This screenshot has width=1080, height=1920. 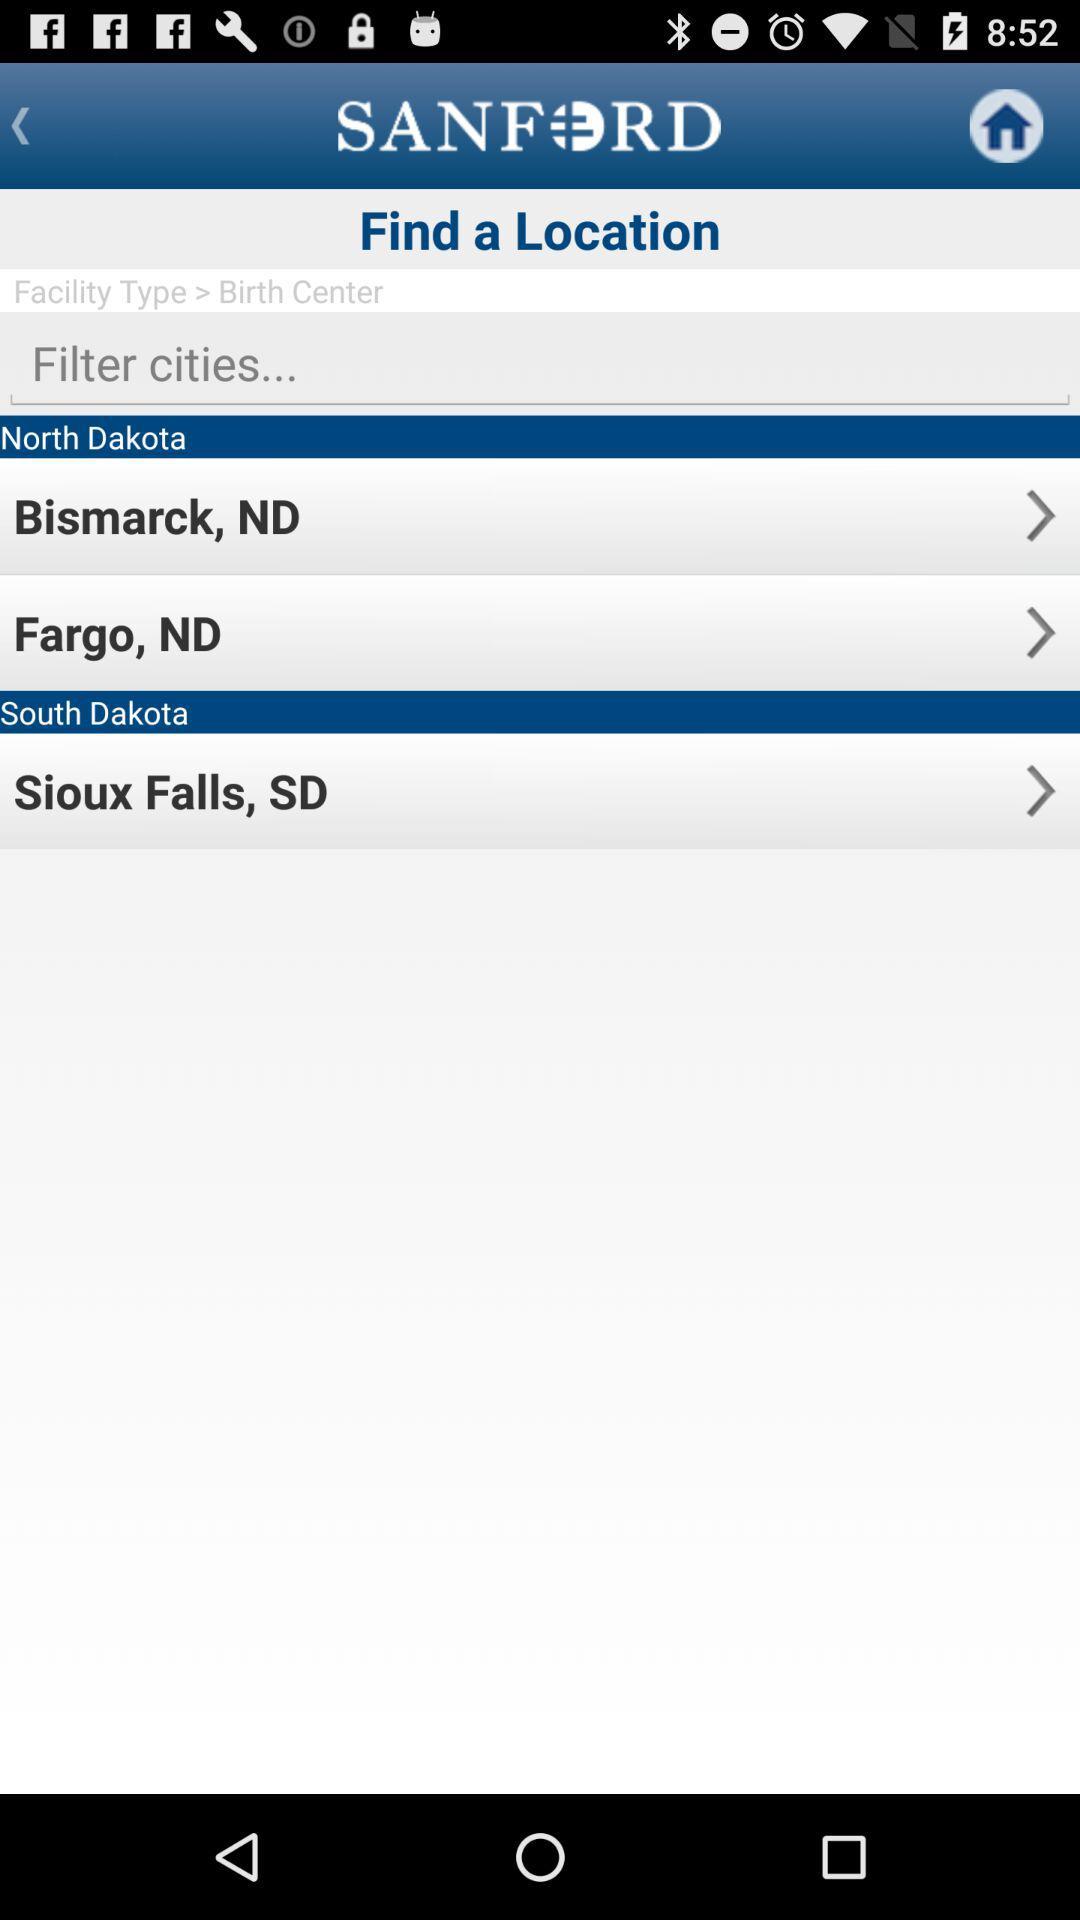 I want to click on the right arrow icon right side of bismarcknd, so click(x=1039, y=515).